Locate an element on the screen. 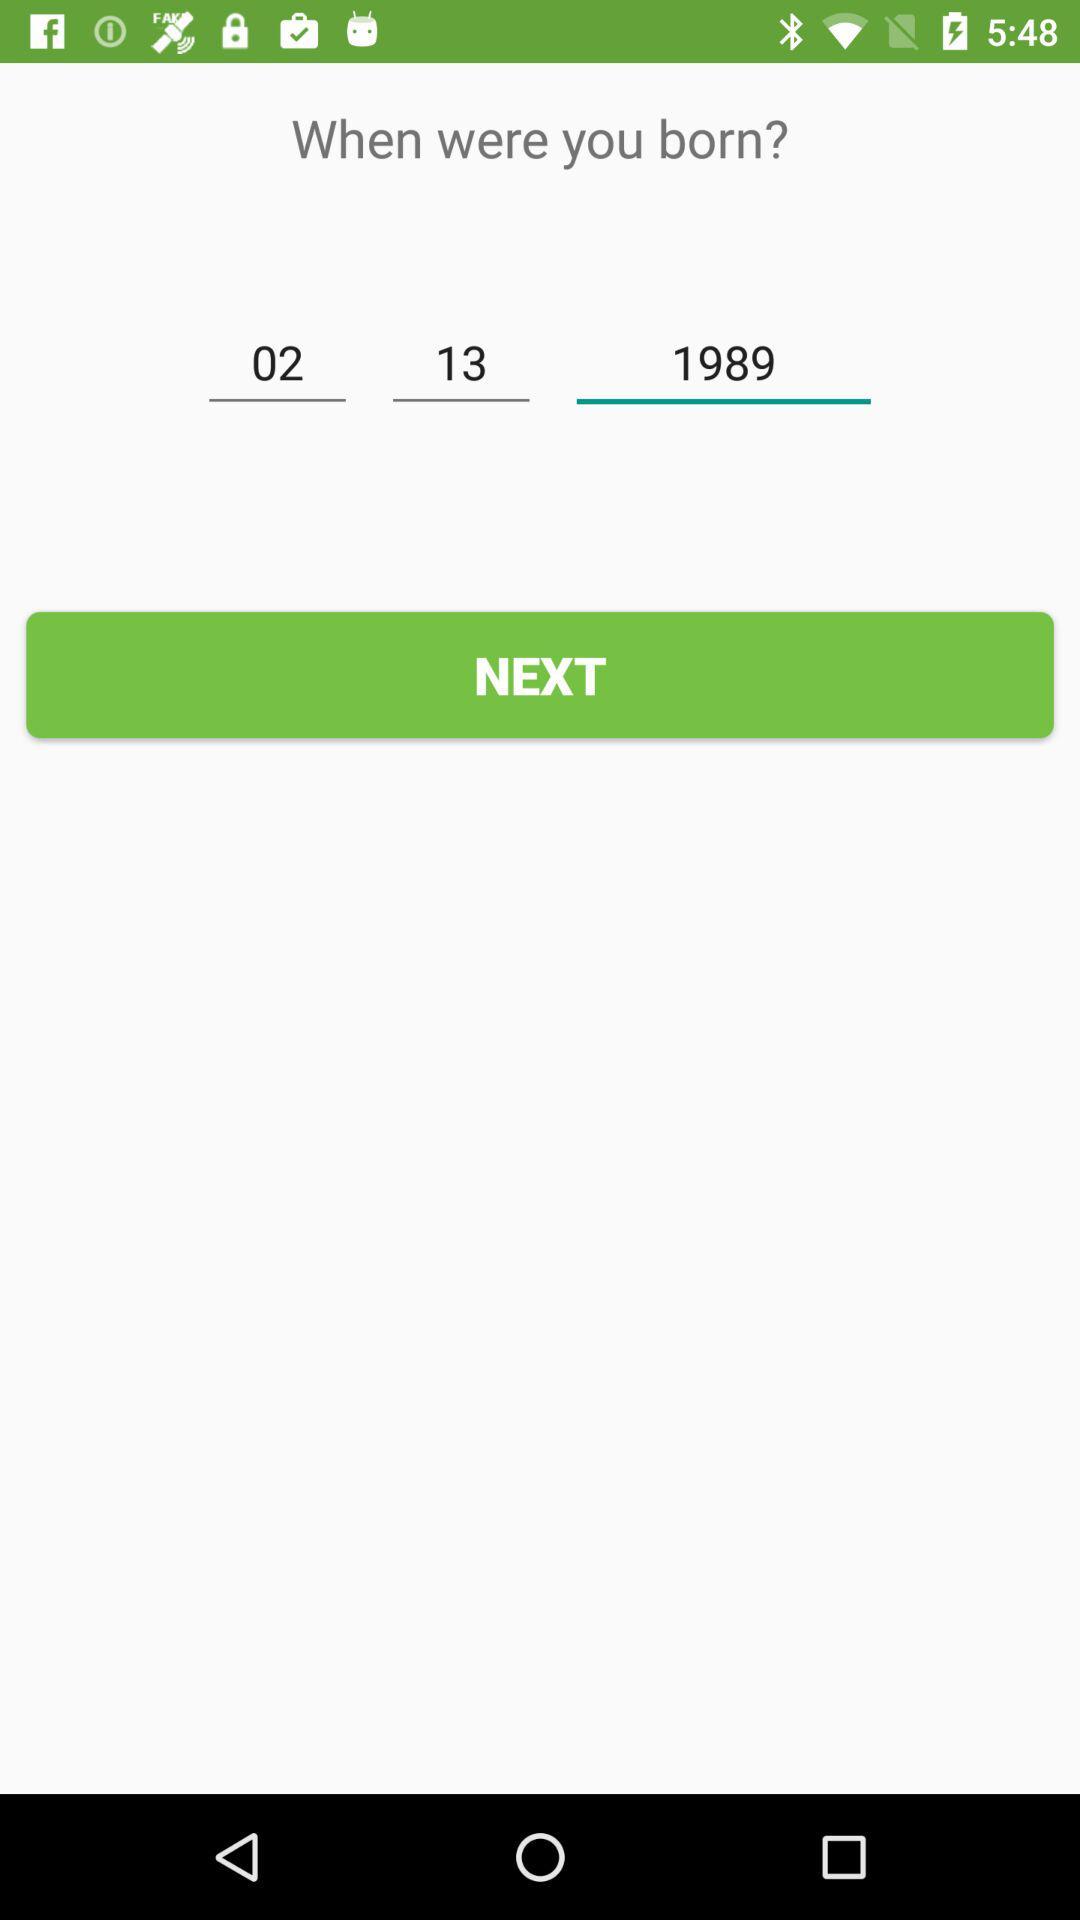  icon to the left of the 13 item is located at coordinates (277, 363).